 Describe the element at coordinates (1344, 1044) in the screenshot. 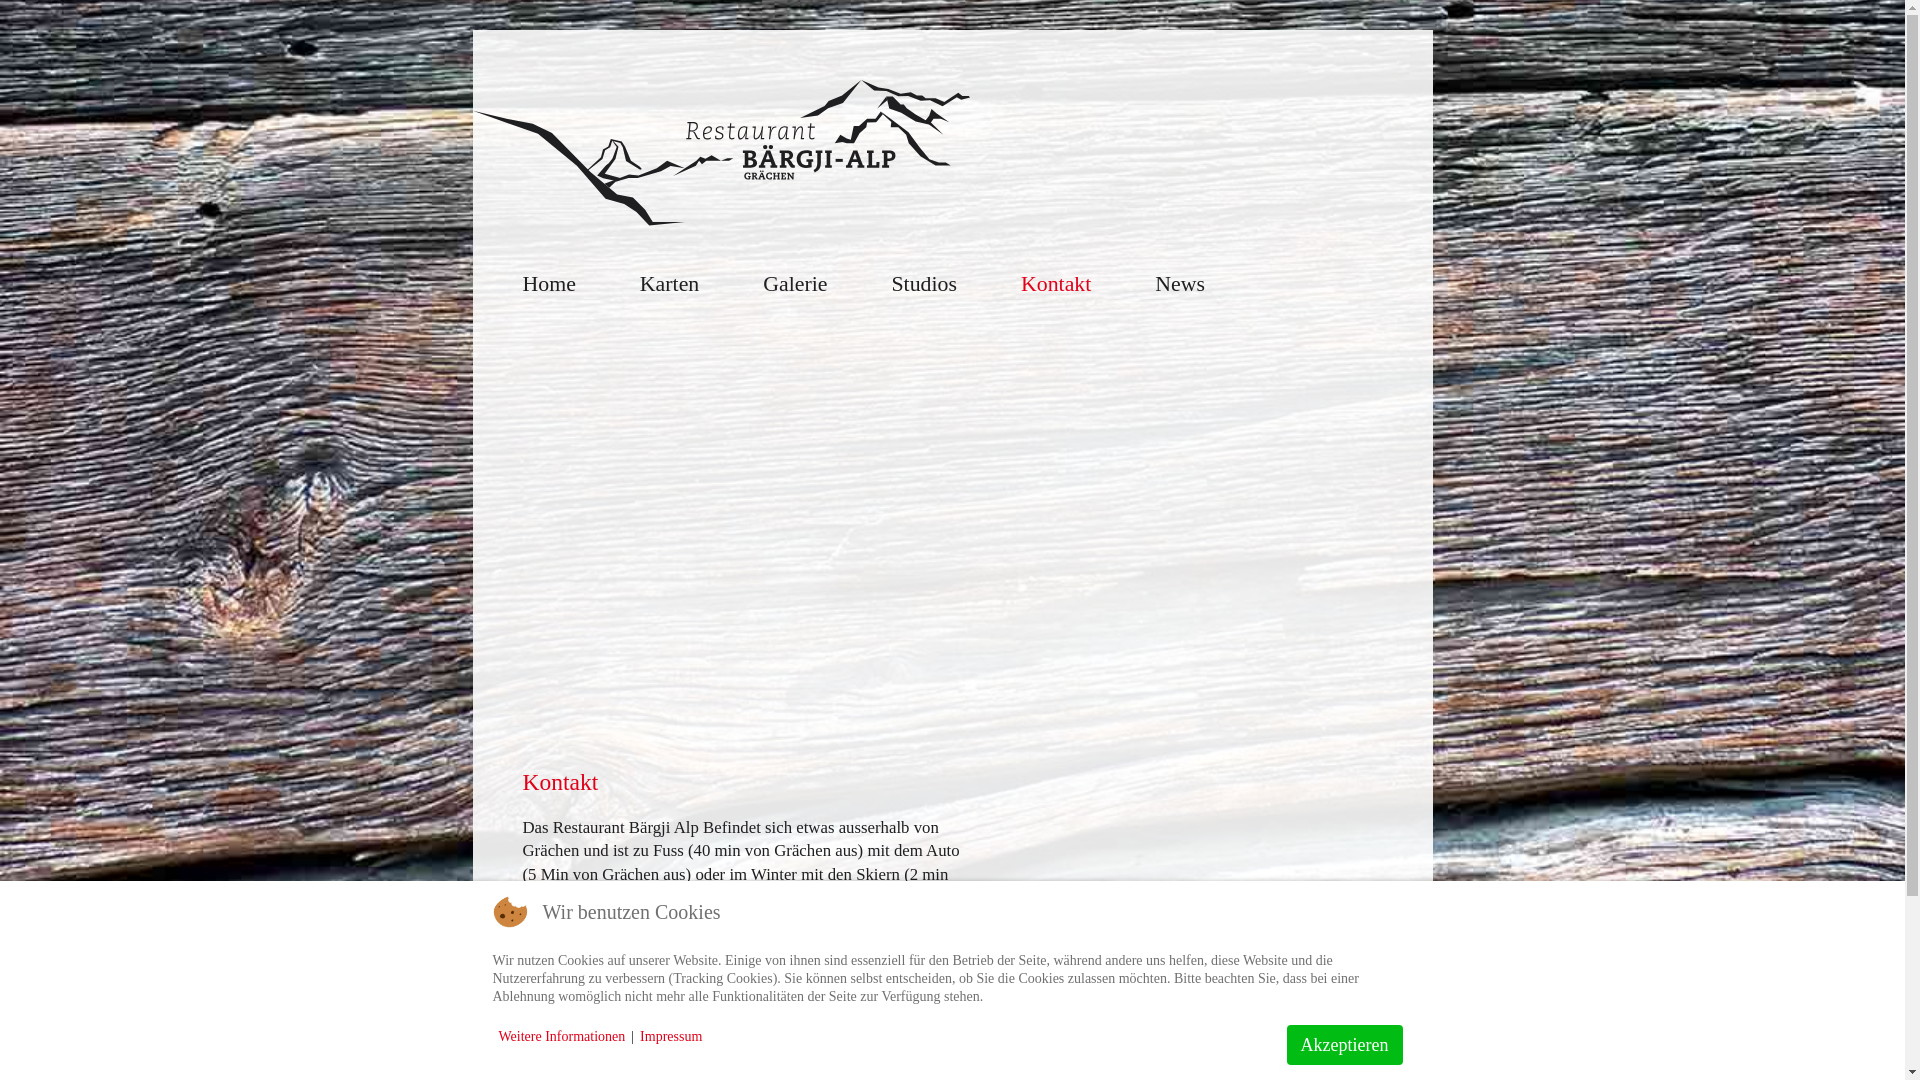

I see `'Akzeptieren'` at that location.